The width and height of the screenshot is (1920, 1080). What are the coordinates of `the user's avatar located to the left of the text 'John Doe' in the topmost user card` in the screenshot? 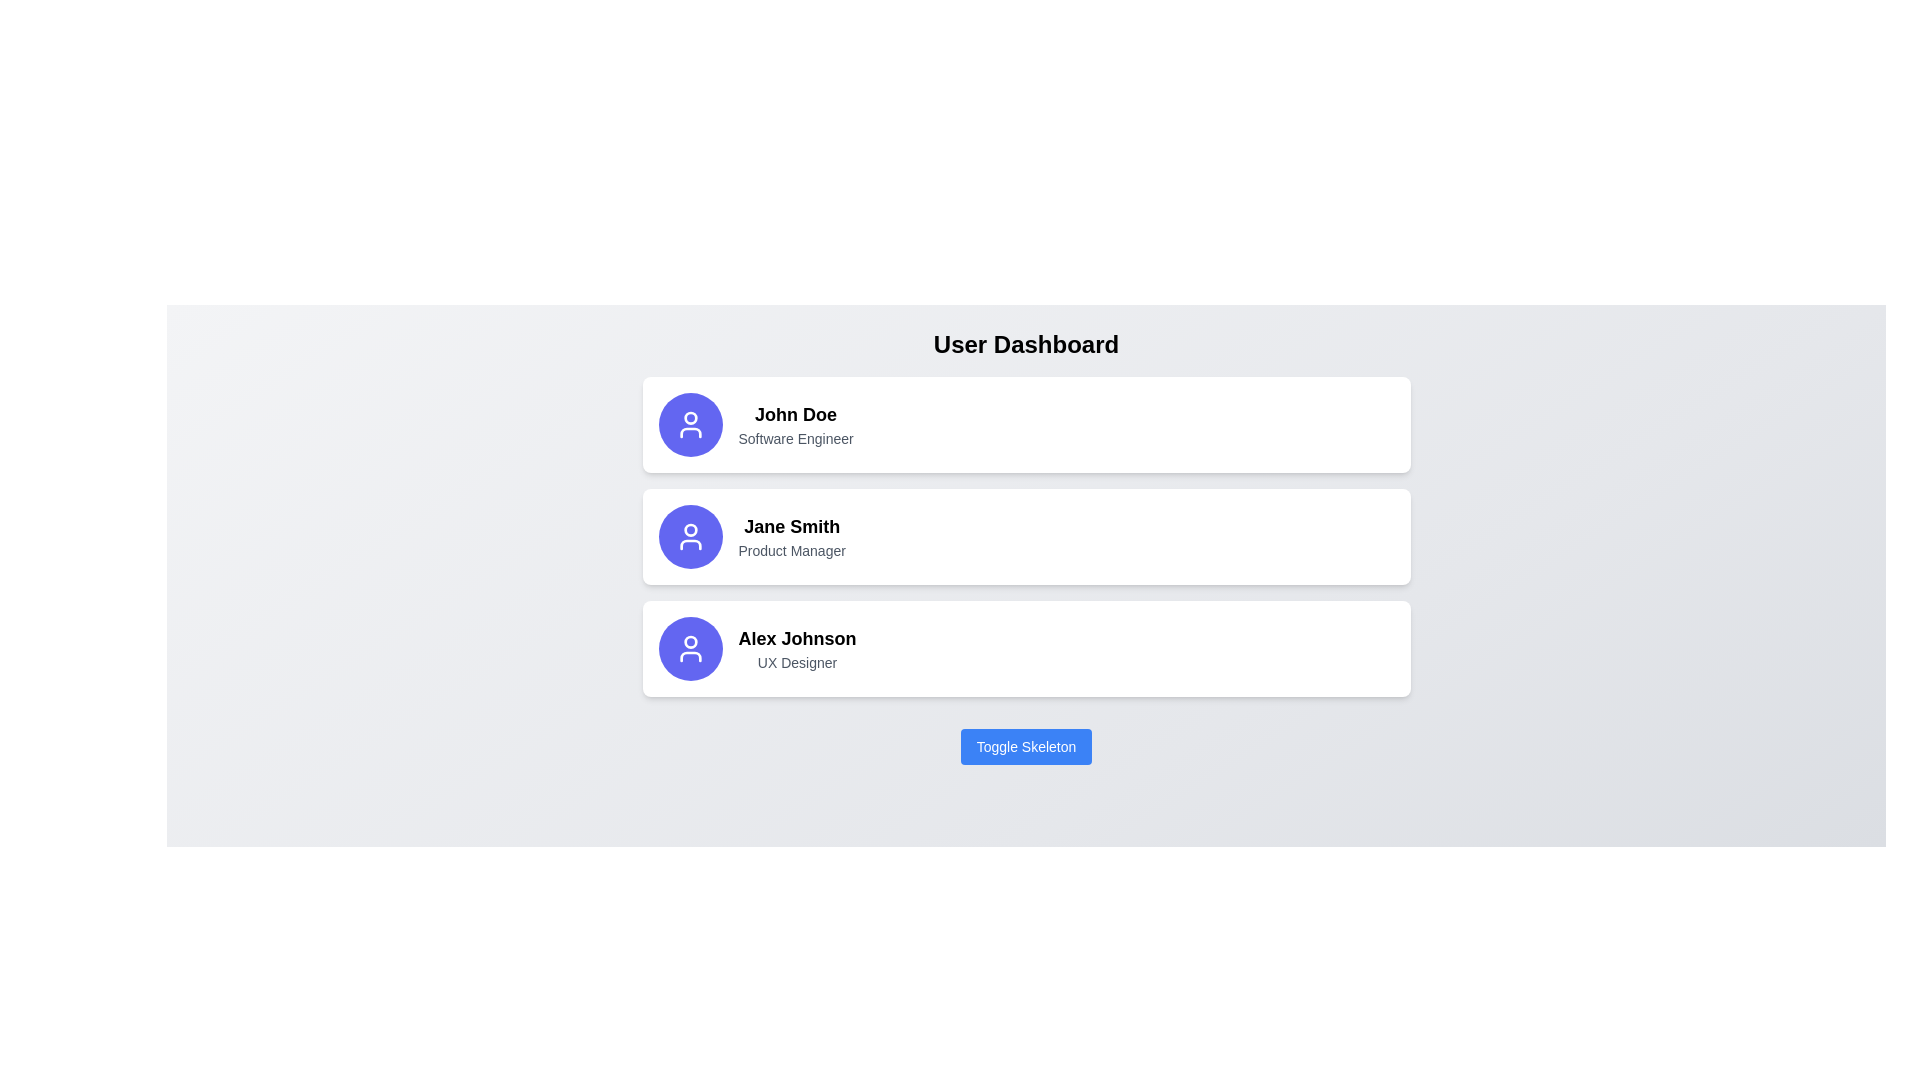 It's located at (690, 423).